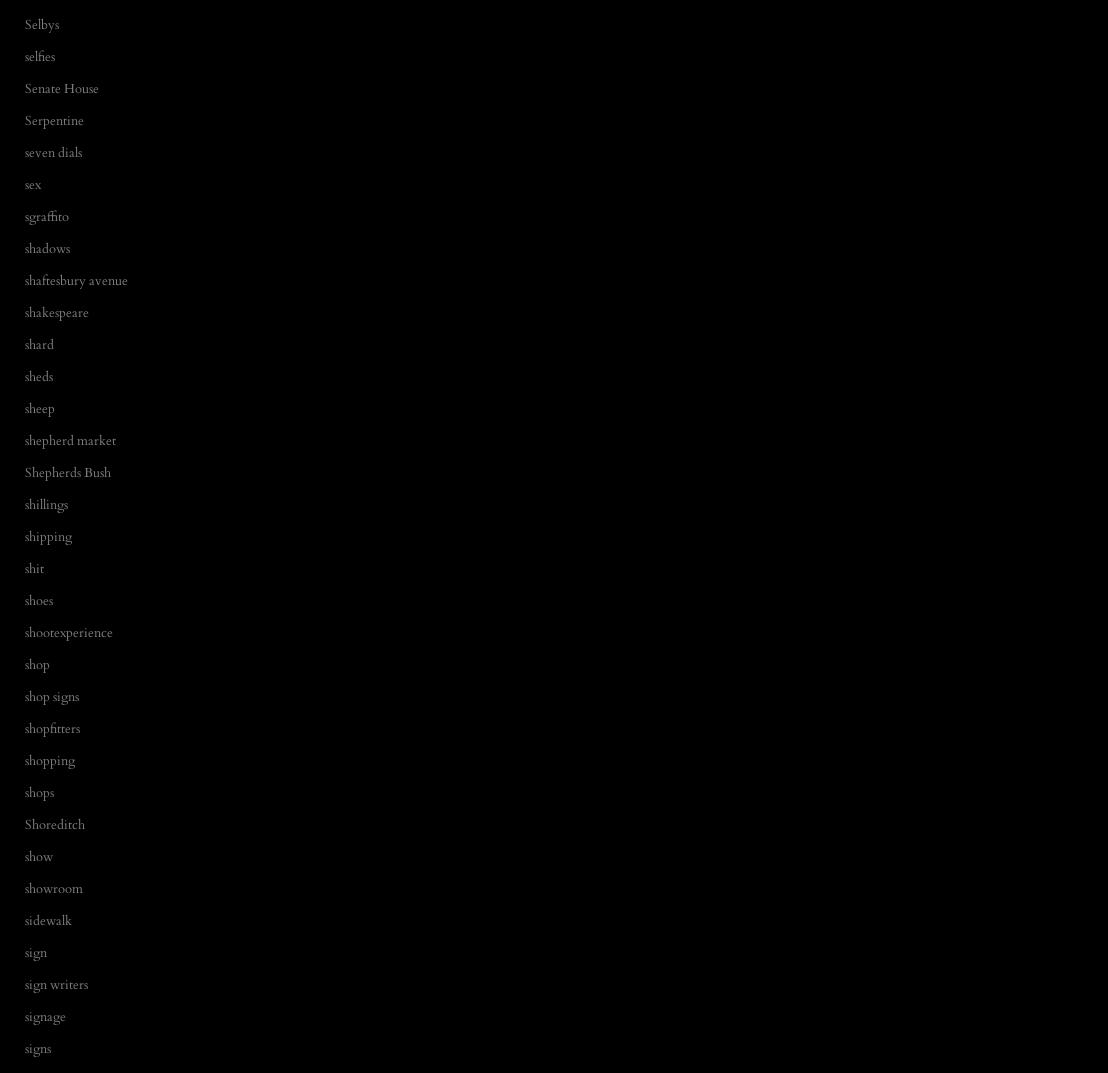 This screenshot has height=1073, width=1108. I want to click on 'Serpentine', so click(53, 119).